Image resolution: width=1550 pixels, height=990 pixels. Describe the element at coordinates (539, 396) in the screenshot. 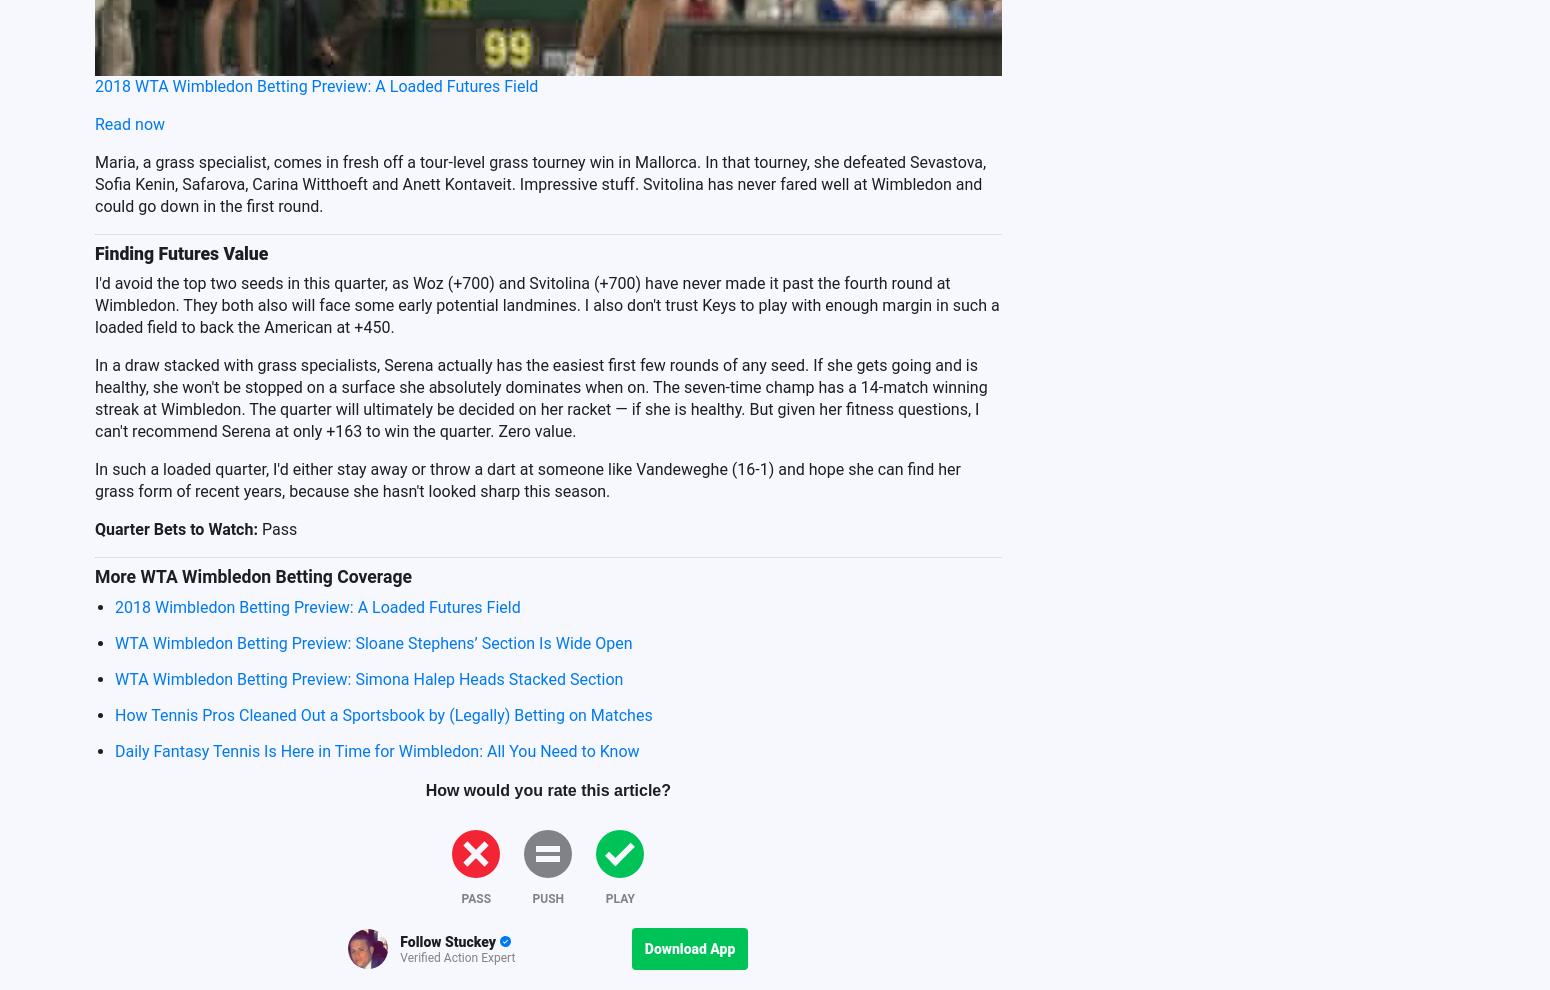

I see `'In a draw stacked with grass specialists, Serena actually has the easiest first few rounds of any seed. If she gets going and is healthy, she won't be stopped on a surface she absolutely dominates when on. The seven-time champ has a 14-match winning streak at Wimbledon. The quarter will ultimately be decided on her racket — if she is healthy. But given her fitness questions, I can't recommend Serena at only +163 to win the quarter. Zero value.'` at that location.